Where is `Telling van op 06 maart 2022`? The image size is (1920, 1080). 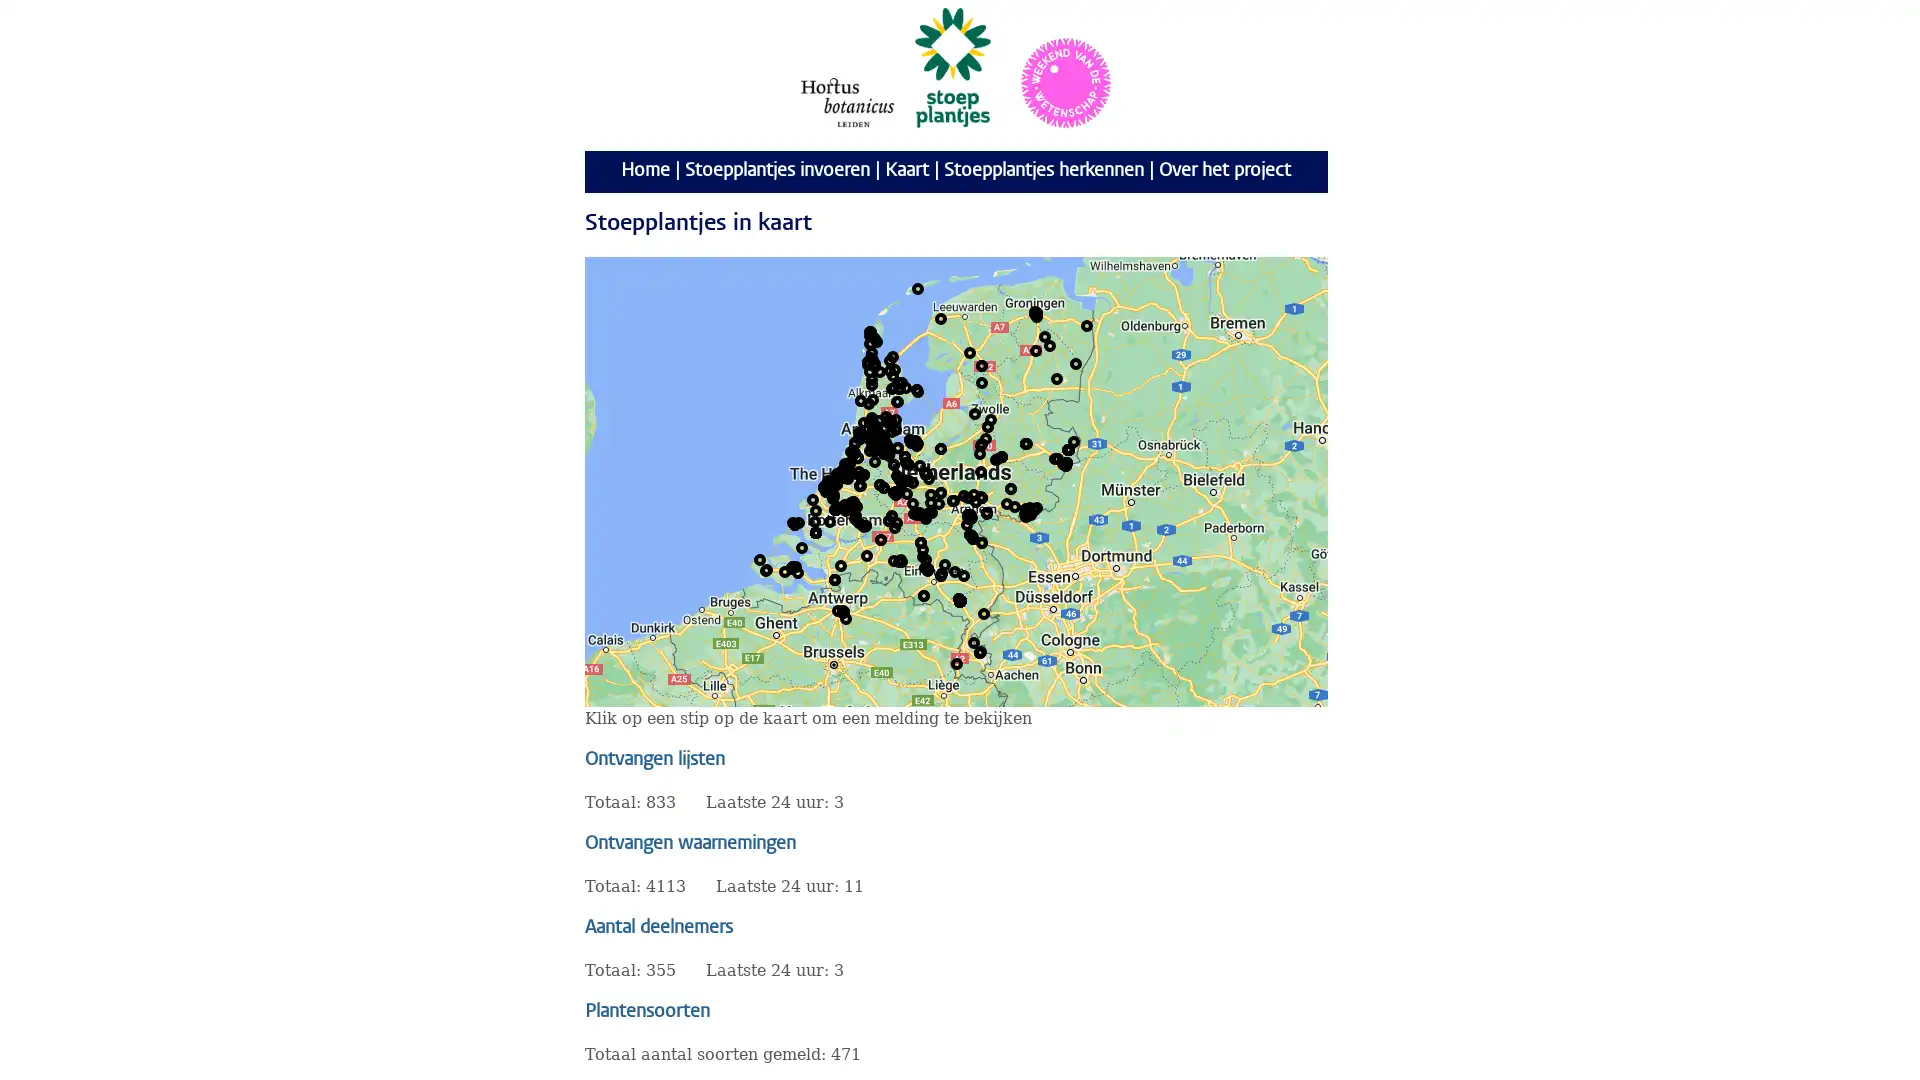 Telling van op 06 maart 2022 is located at coordinates (891, 430).